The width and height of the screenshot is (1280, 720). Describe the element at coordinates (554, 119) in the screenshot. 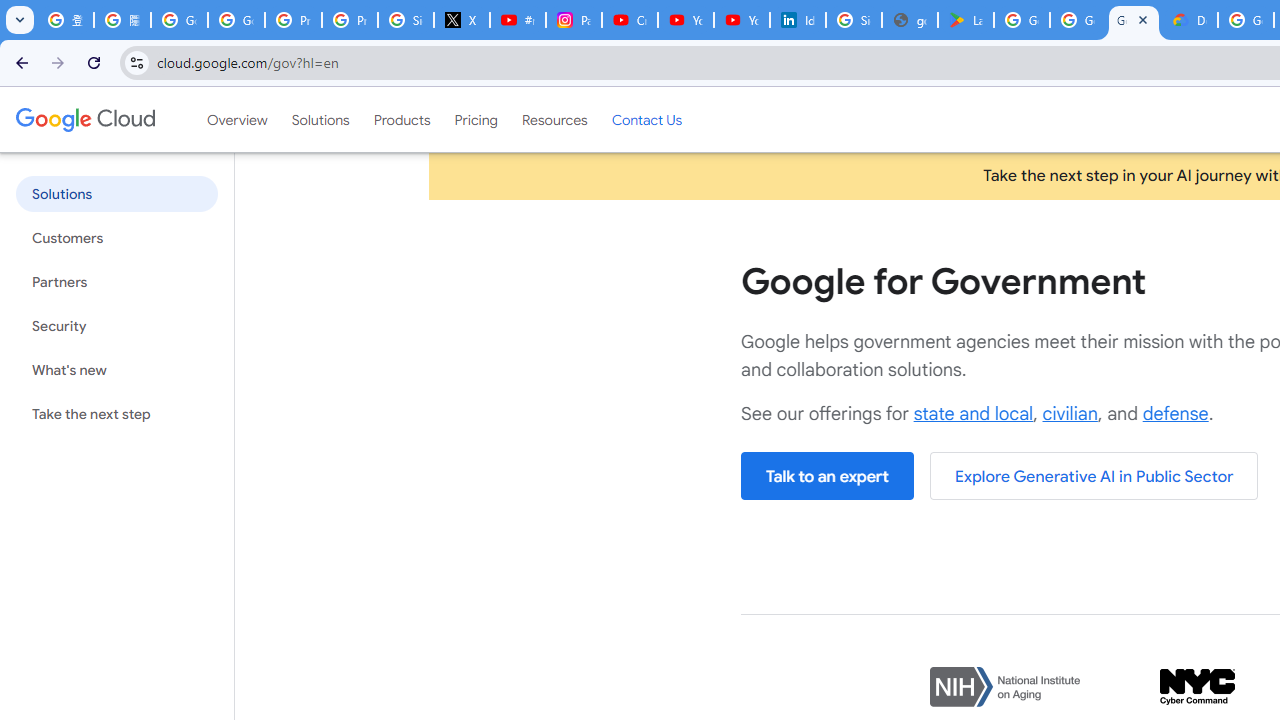

I see `'Resources'` at that location.